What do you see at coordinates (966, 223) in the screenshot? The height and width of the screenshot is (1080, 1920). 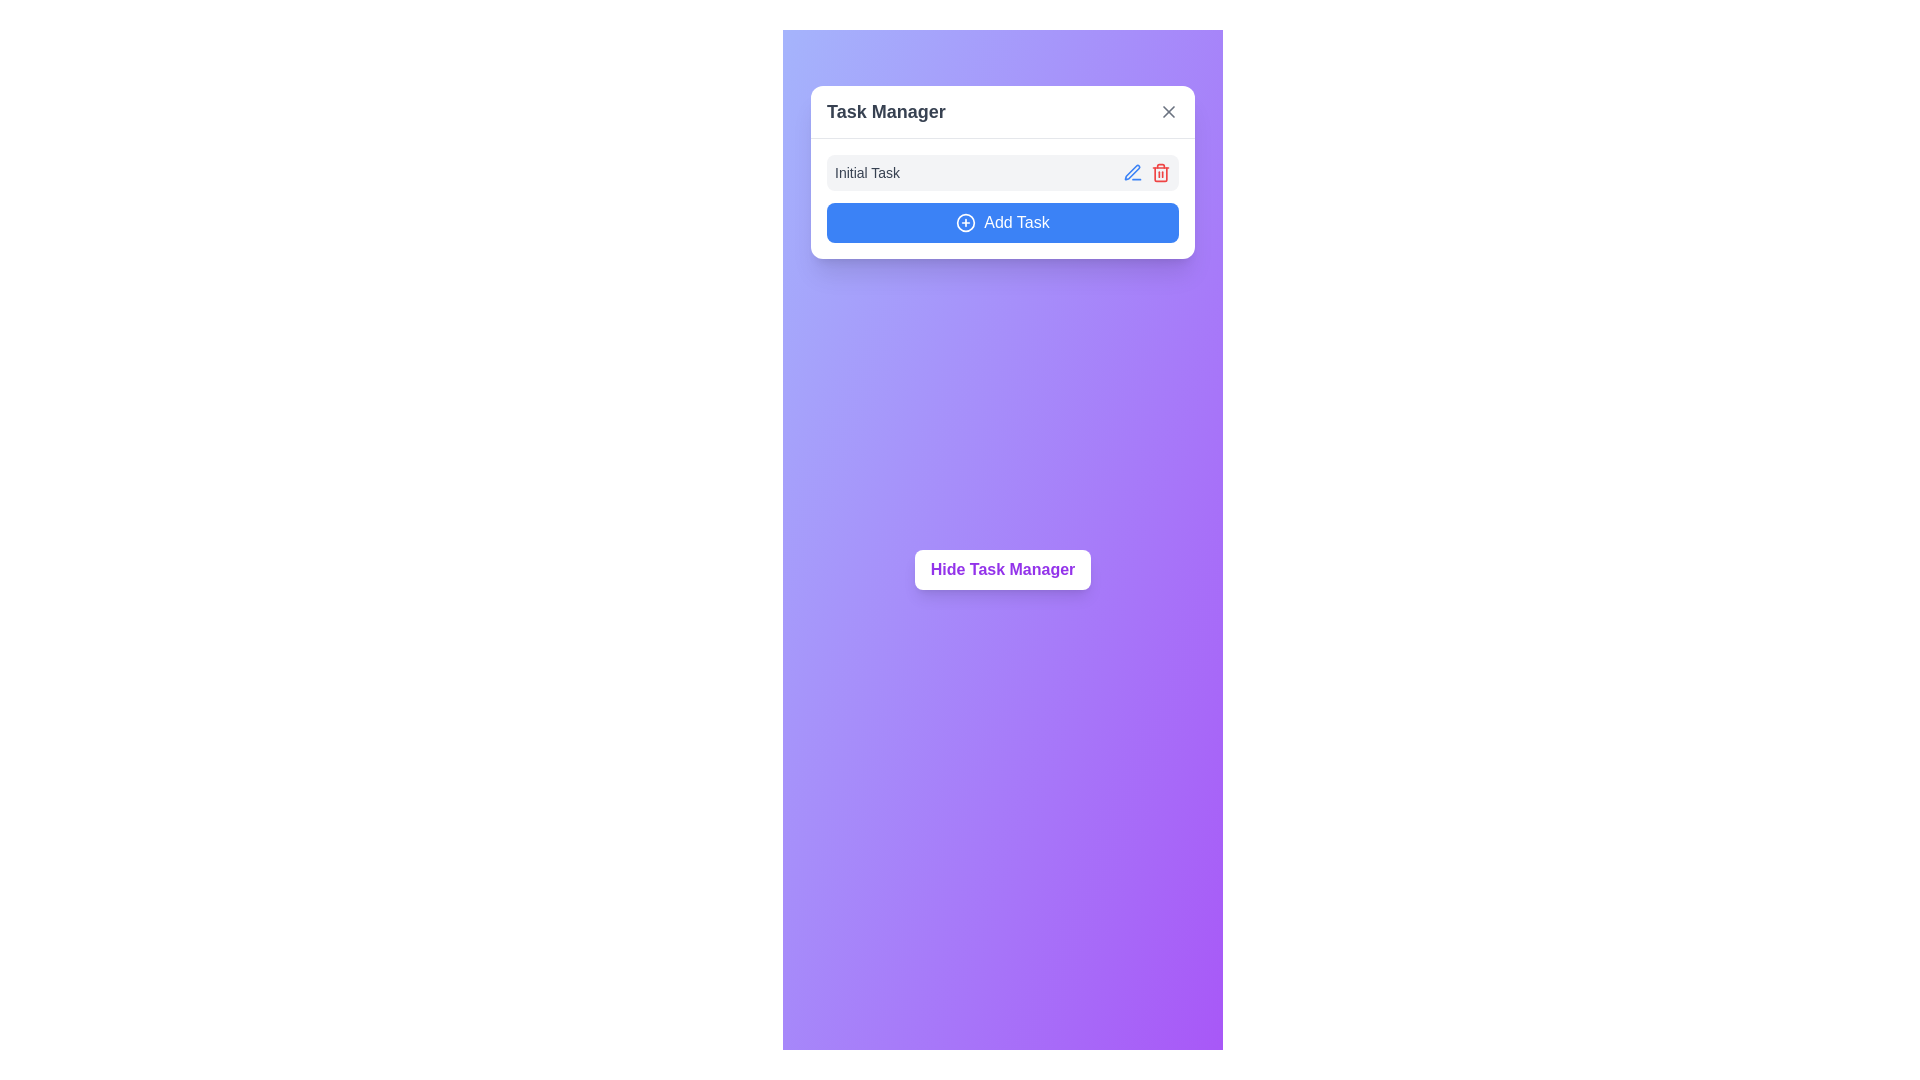 I see `the SVG Circle element that represents the 'Add Task' icon in the Task Manager interface` at bounding box center [966, 223].